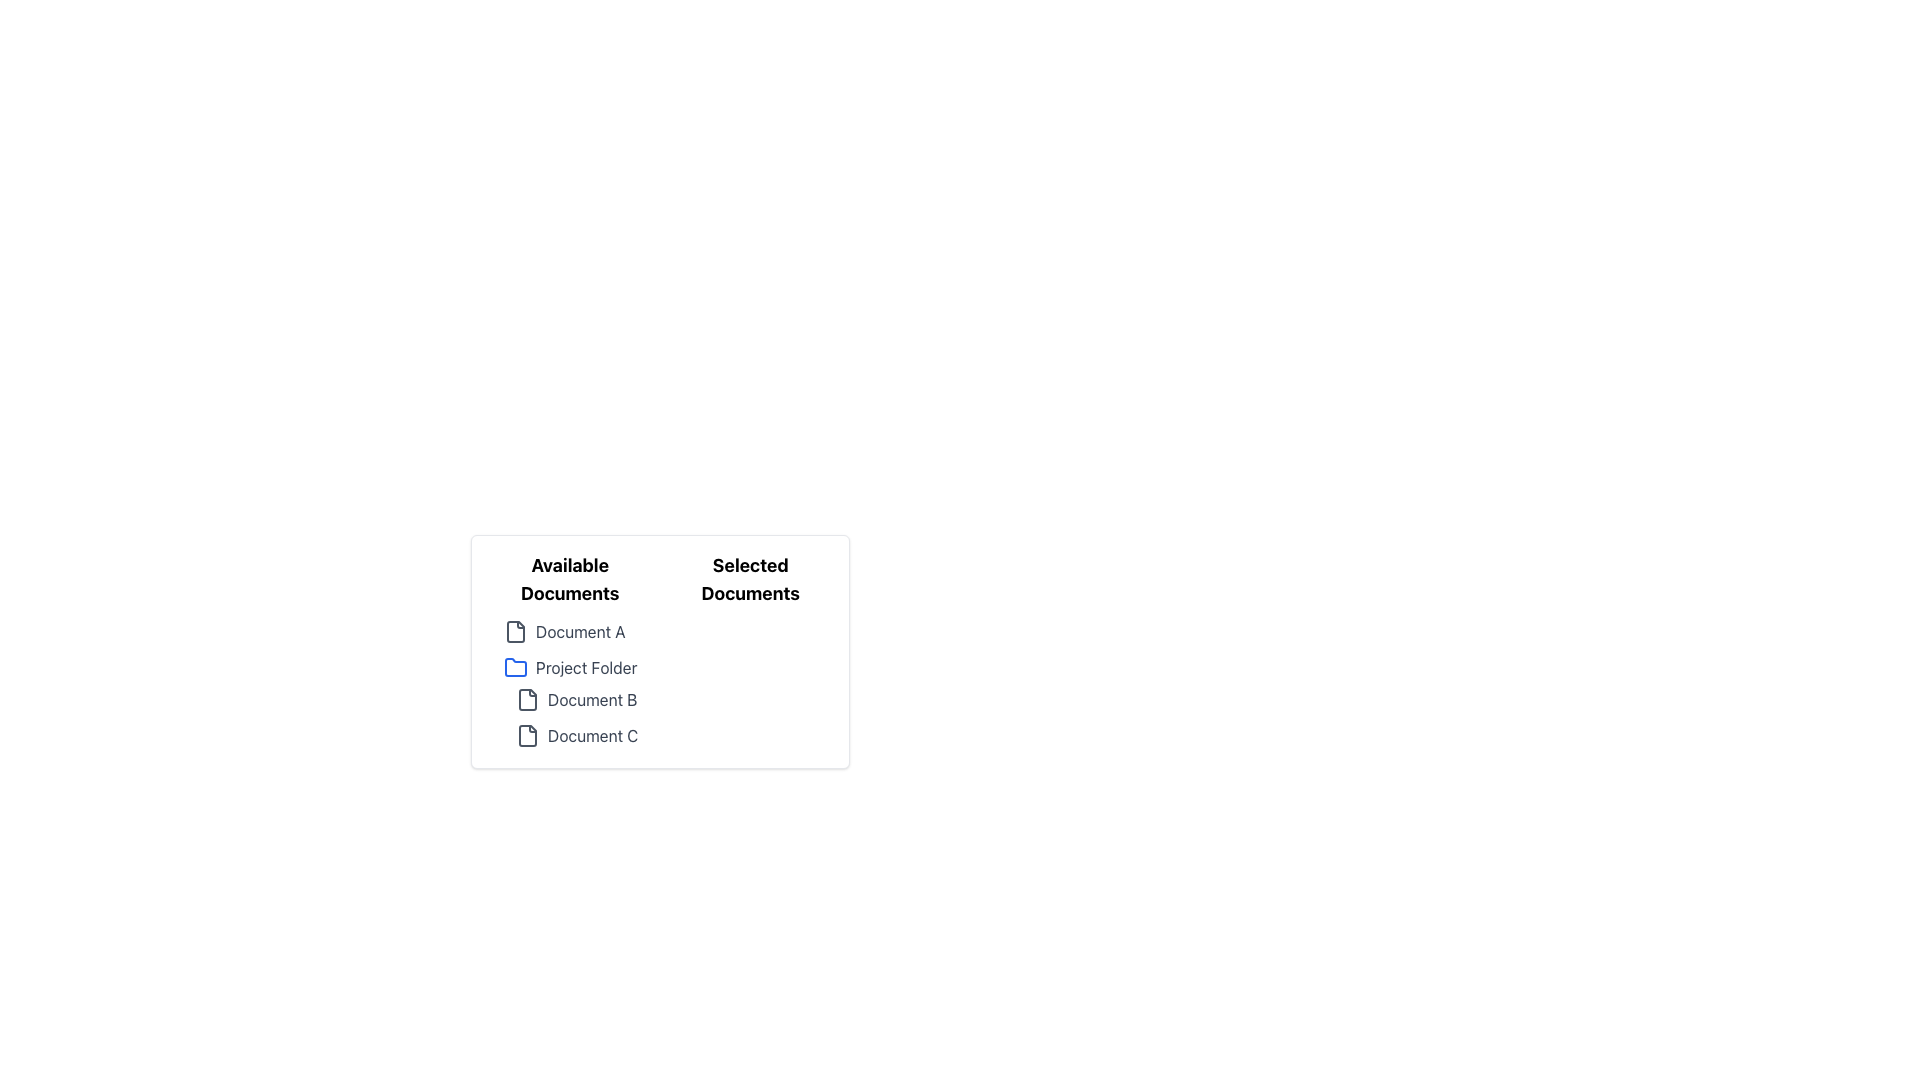 Image resolution: width=1920 pixels, height=1080 pixels. What do you see at coordinates (515, 667) in the screenshot?
I see `the graphical icon of the 'Project Folder' option, which is the second item in the 'Available Documents' column` at bounding box center [515, 667].